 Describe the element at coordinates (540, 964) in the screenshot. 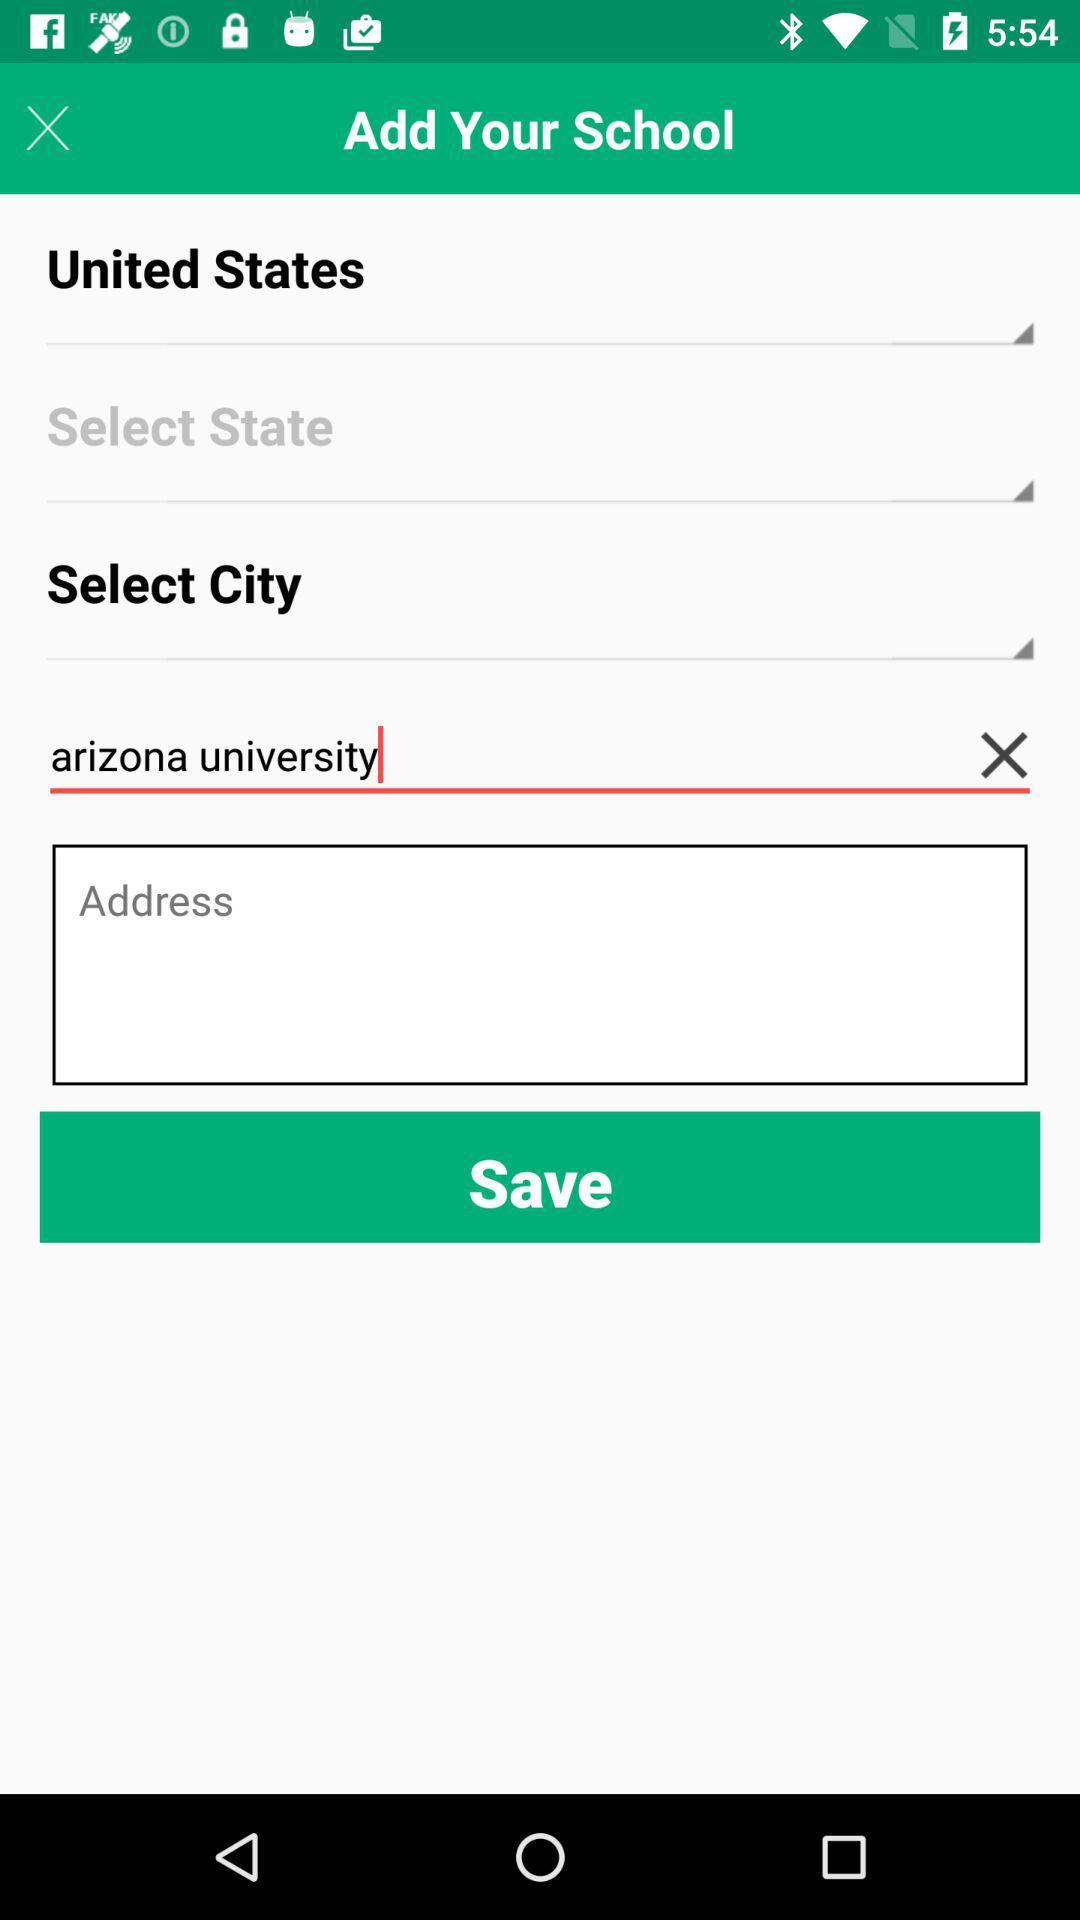

I see `the item below arizona university icon` at that location.